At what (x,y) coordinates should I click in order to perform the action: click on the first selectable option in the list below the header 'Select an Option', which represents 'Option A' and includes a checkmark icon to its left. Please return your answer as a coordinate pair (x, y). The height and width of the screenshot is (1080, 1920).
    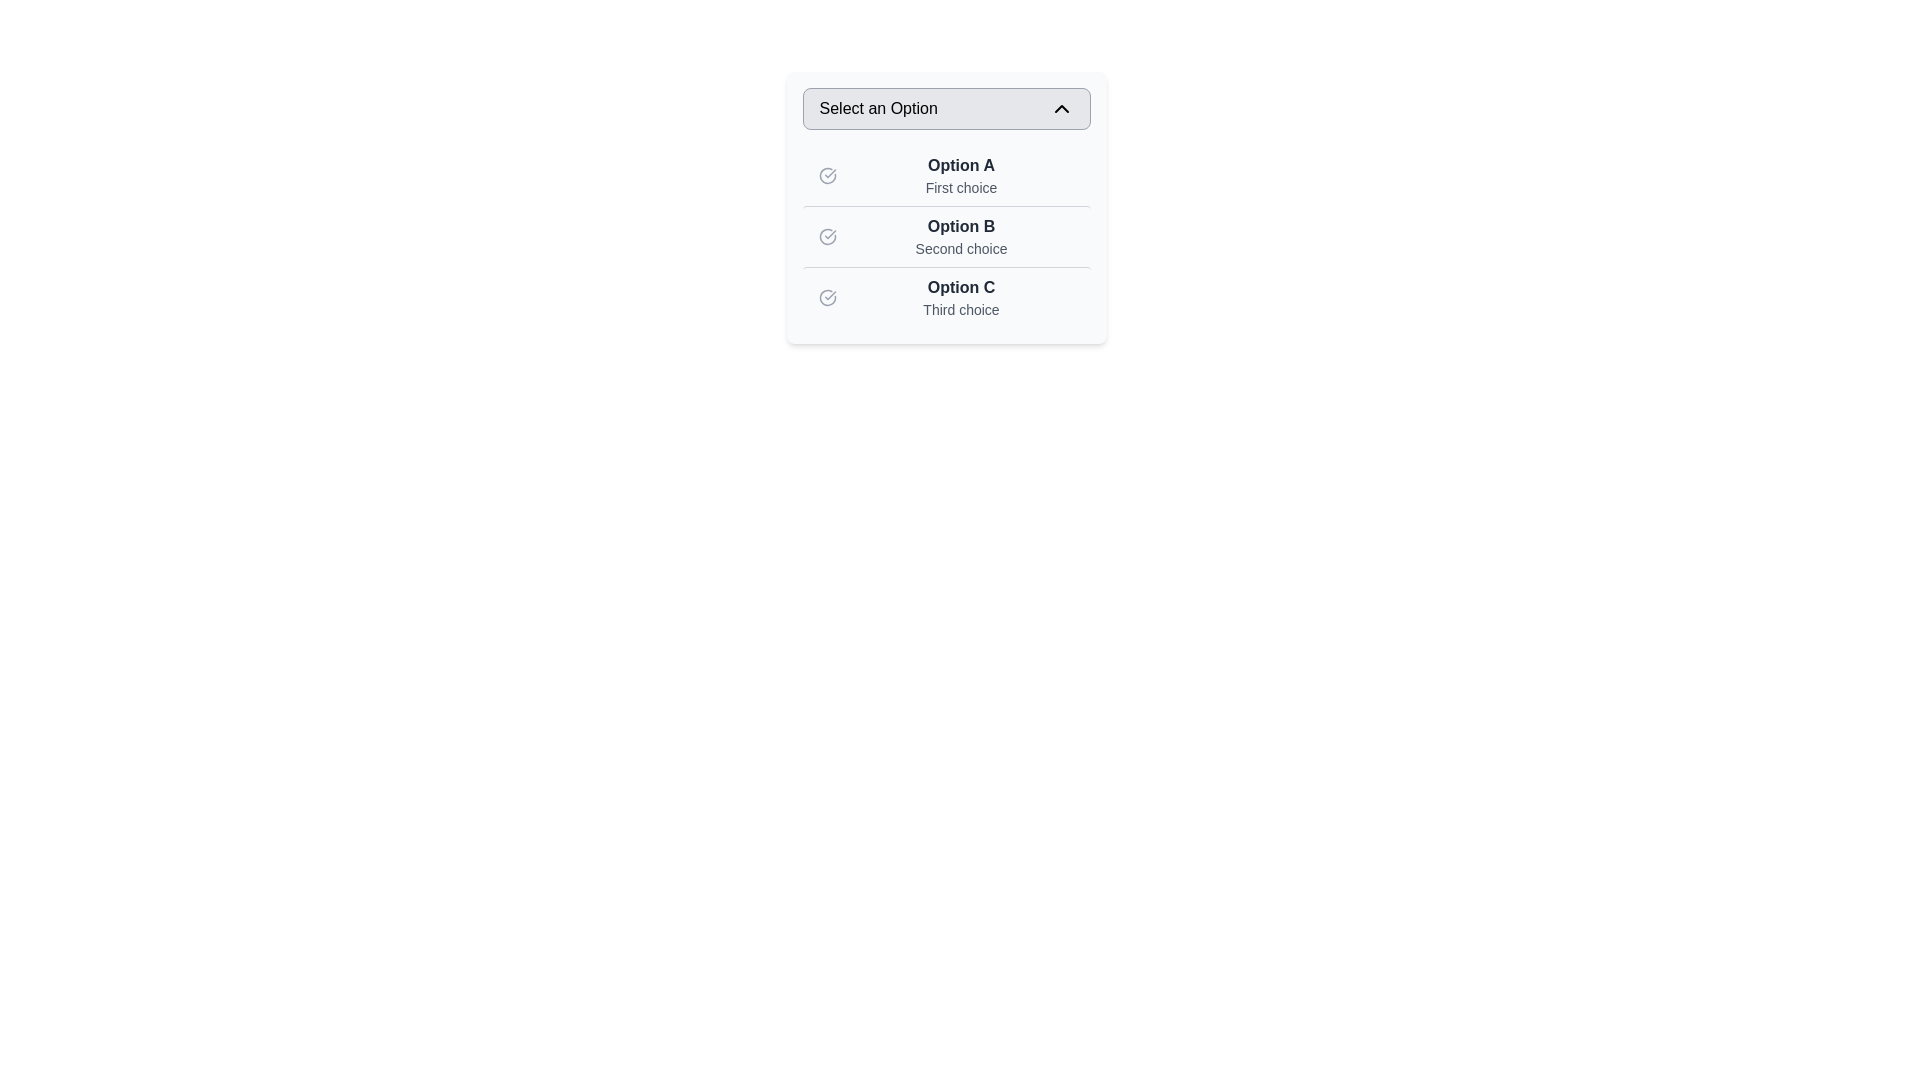
    Looking at the image, I should click on (945, 175).